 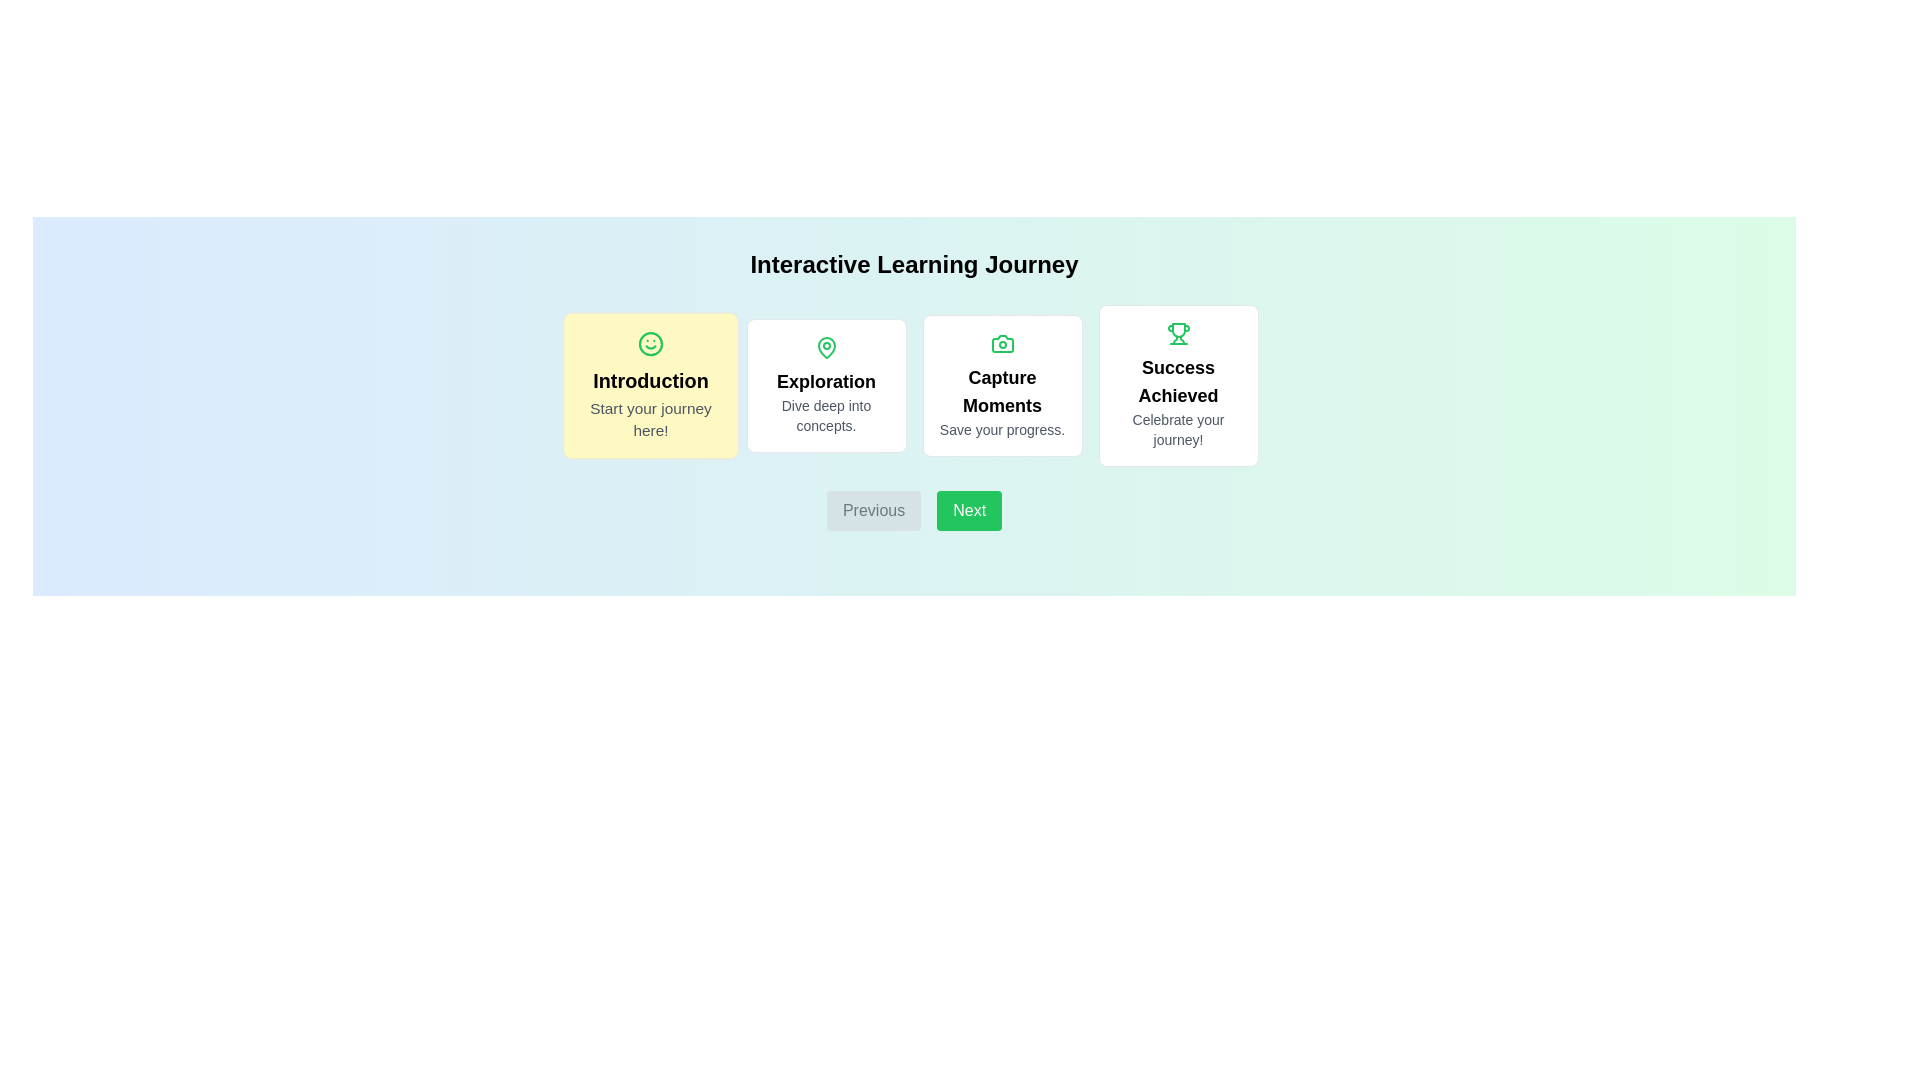 I want to click on the icon of the step card corresponding to Exploration, so click(x=826, y=346).